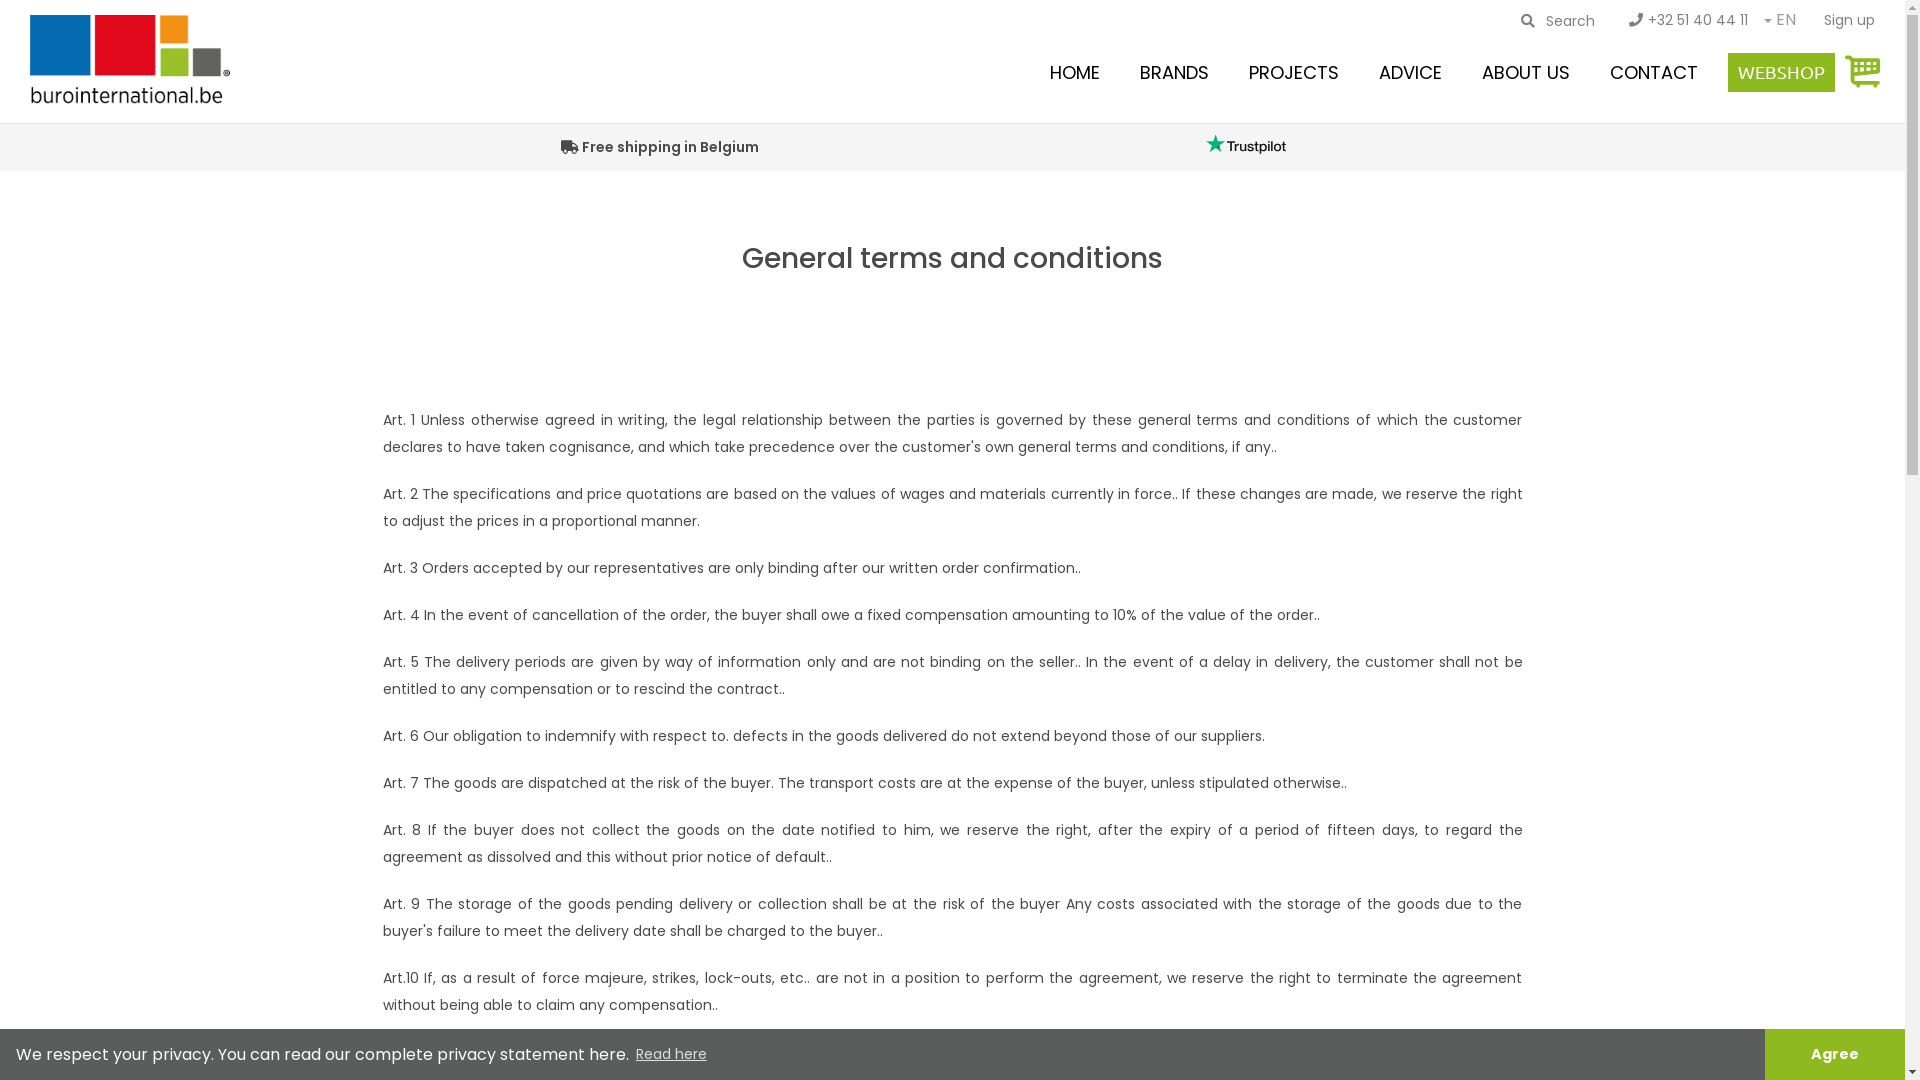  I want to click on 'ABOUT US', so click(1525, 71).